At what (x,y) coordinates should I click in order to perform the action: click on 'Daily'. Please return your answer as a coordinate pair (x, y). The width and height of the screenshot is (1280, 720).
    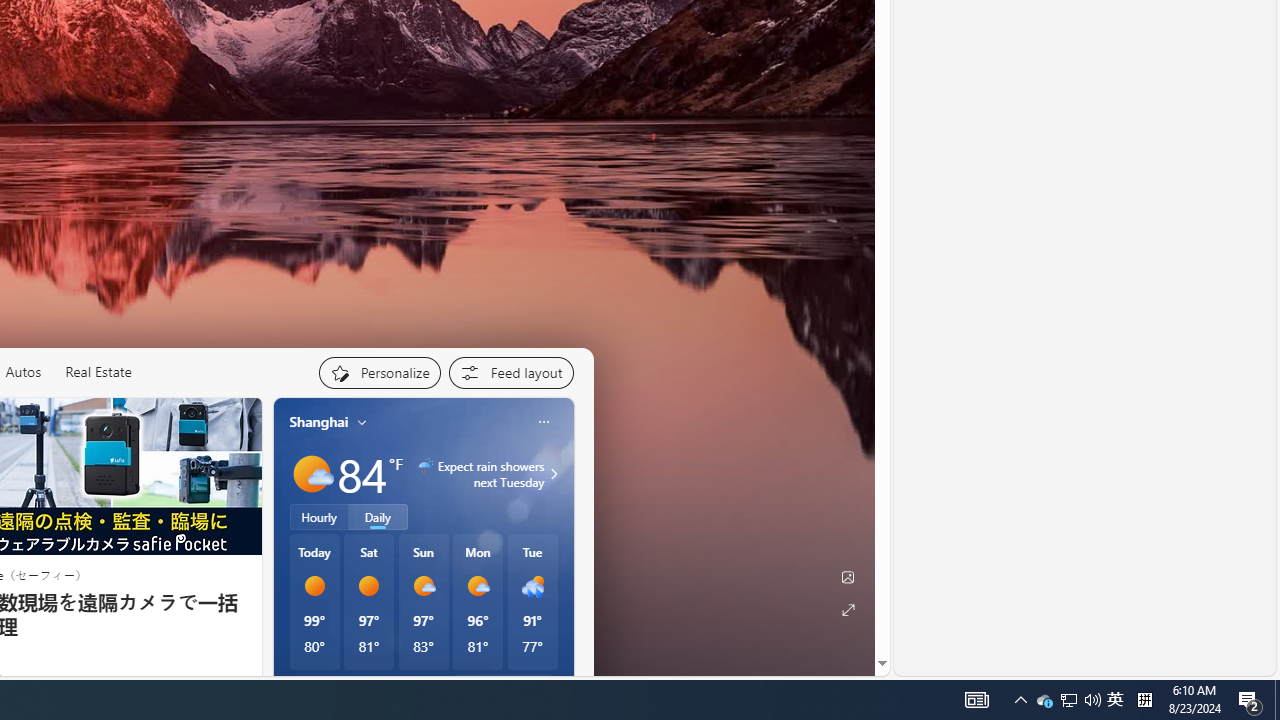
    Looking at the image, I should click on (378, 515).